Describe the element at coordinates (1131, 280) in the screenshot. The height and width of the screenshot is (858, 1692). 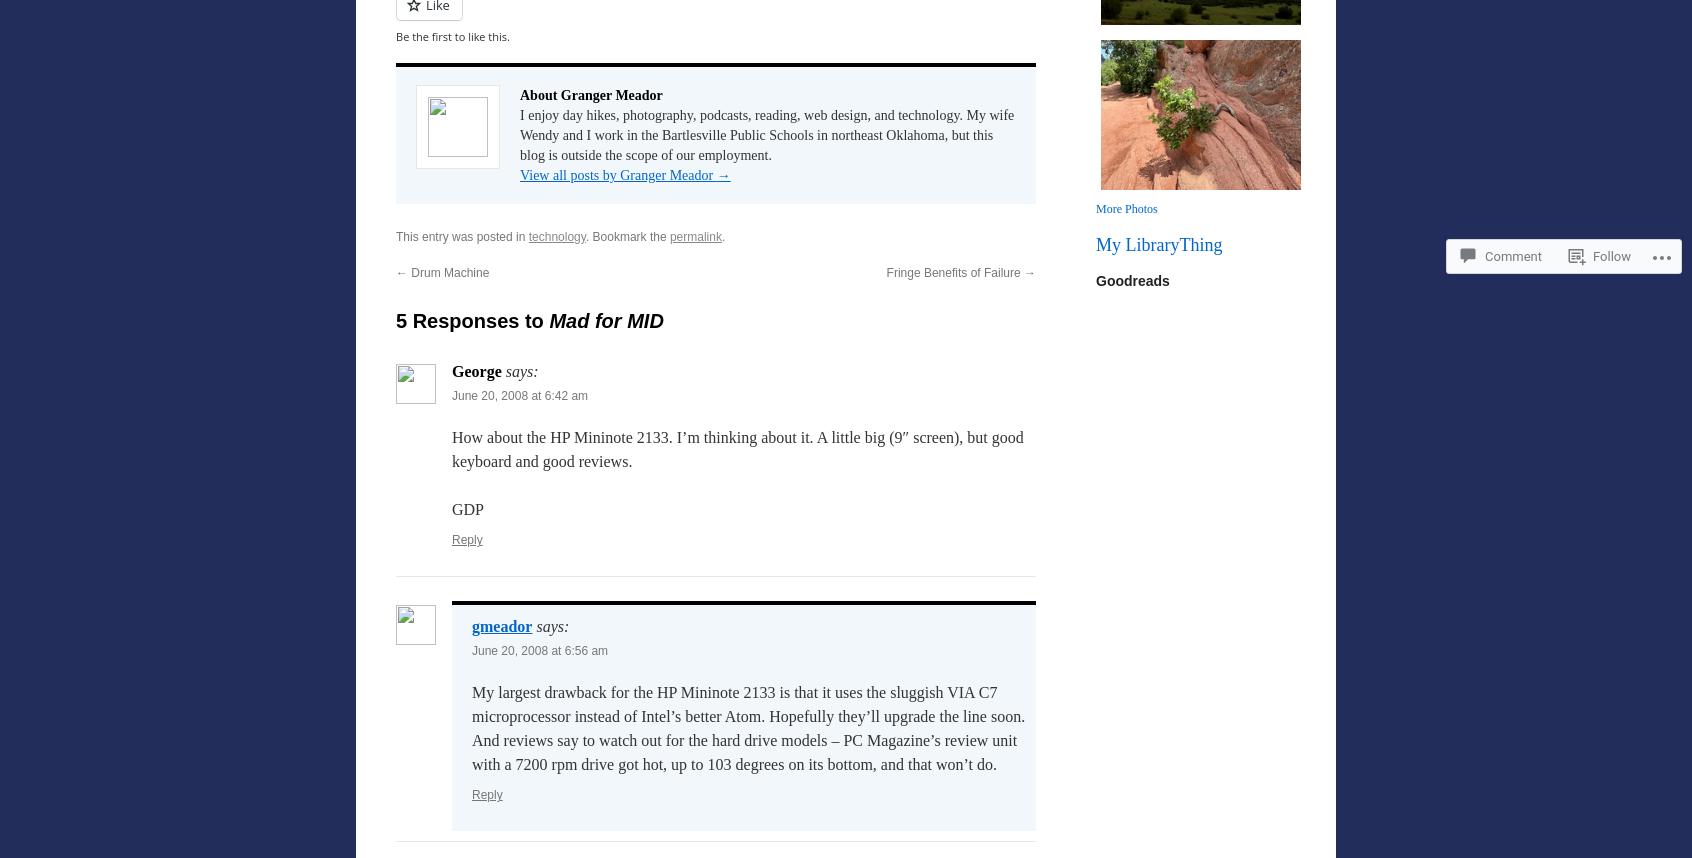
I see `'Goodreads'` at that location.